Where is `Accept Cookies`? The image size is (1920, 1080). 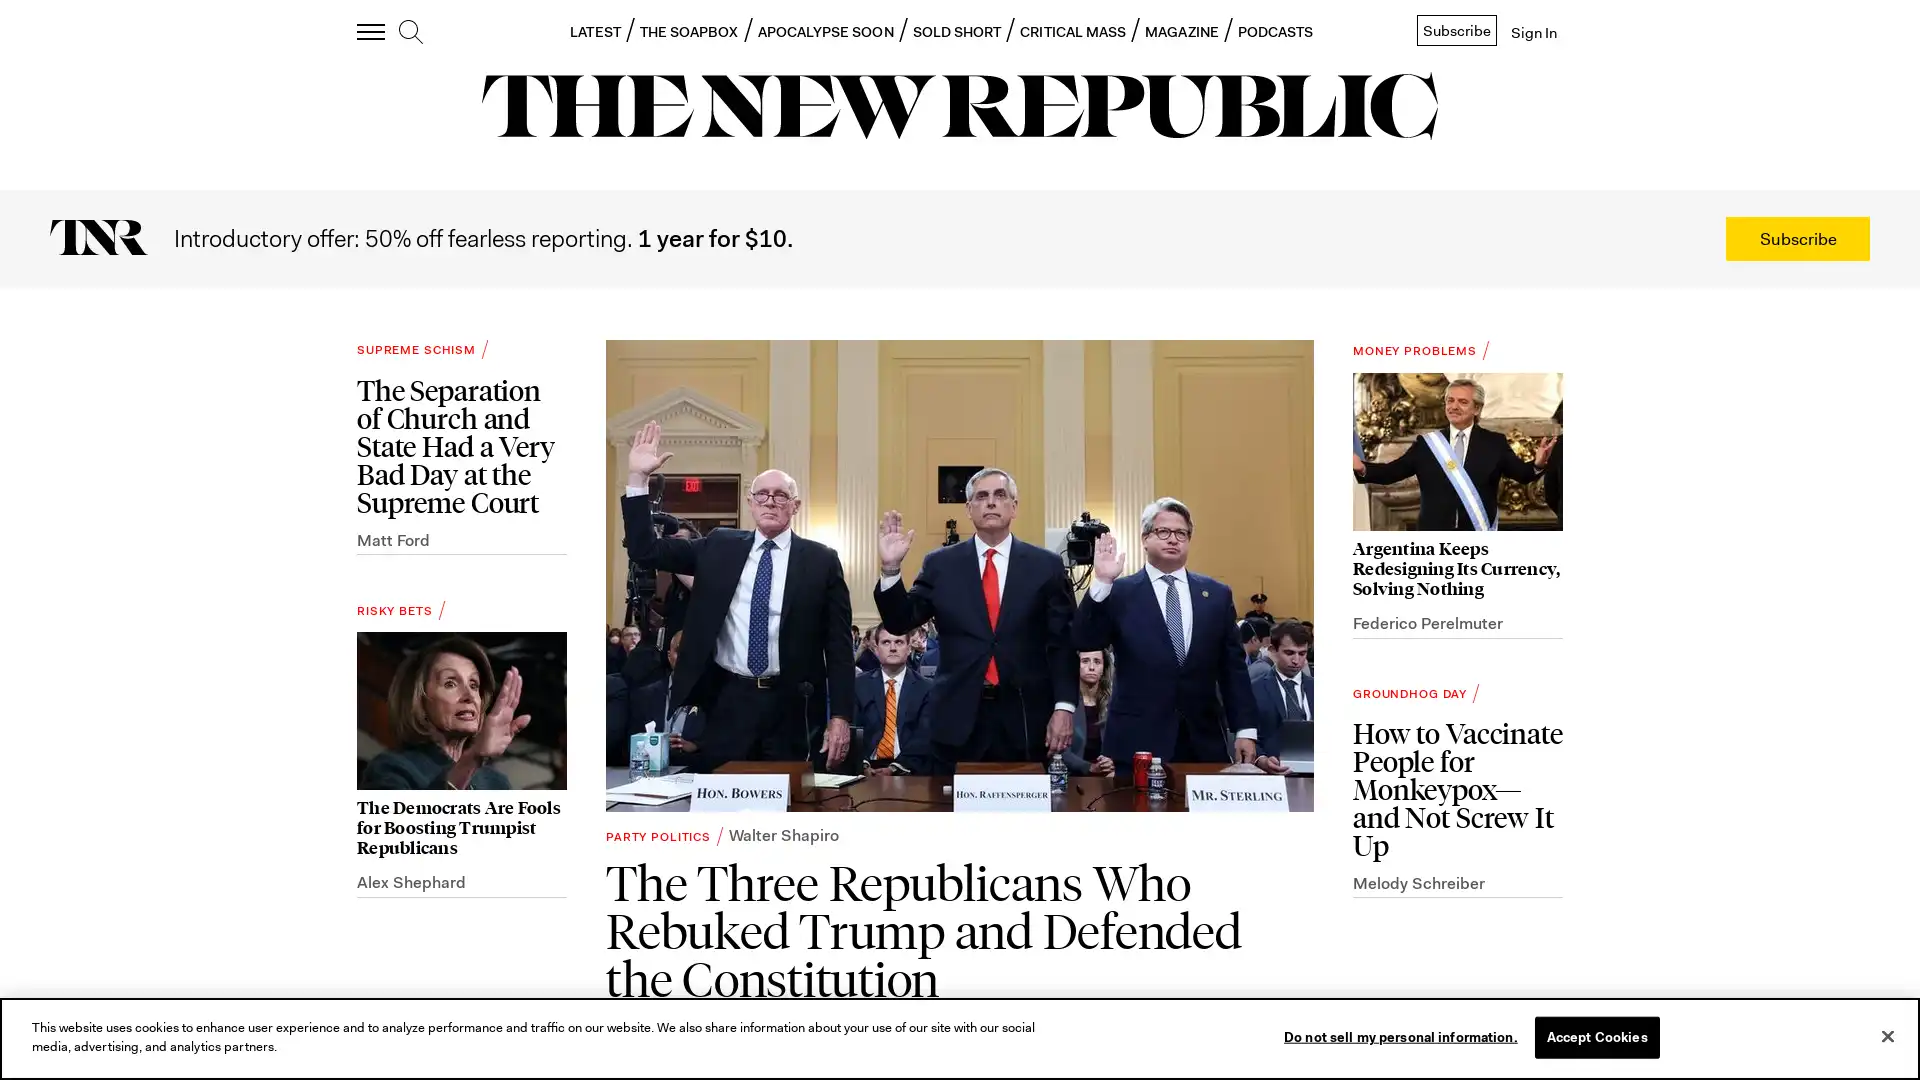
Accept Cookies is located at coordinates (1595, 1036).